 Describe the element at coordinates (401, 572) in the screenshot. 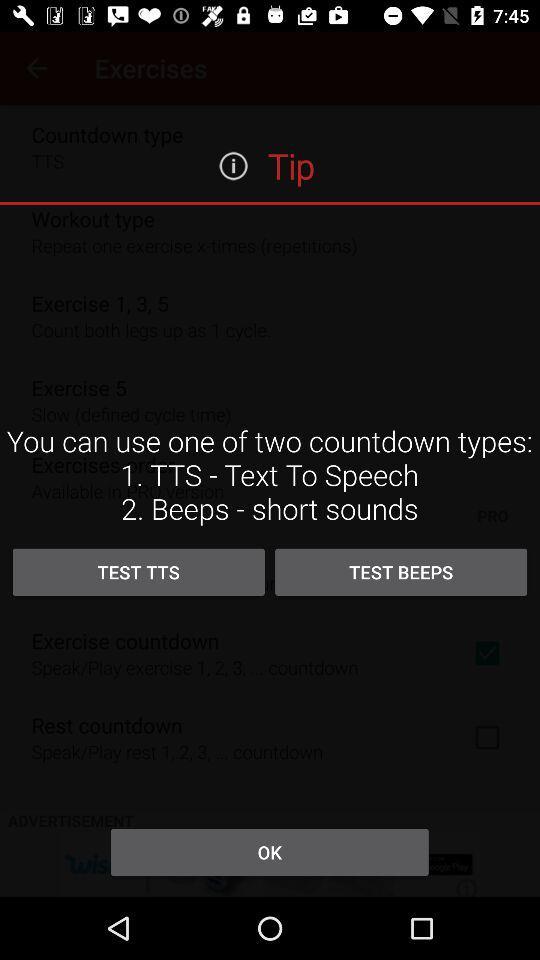

I see `the test beeps item` at that location.